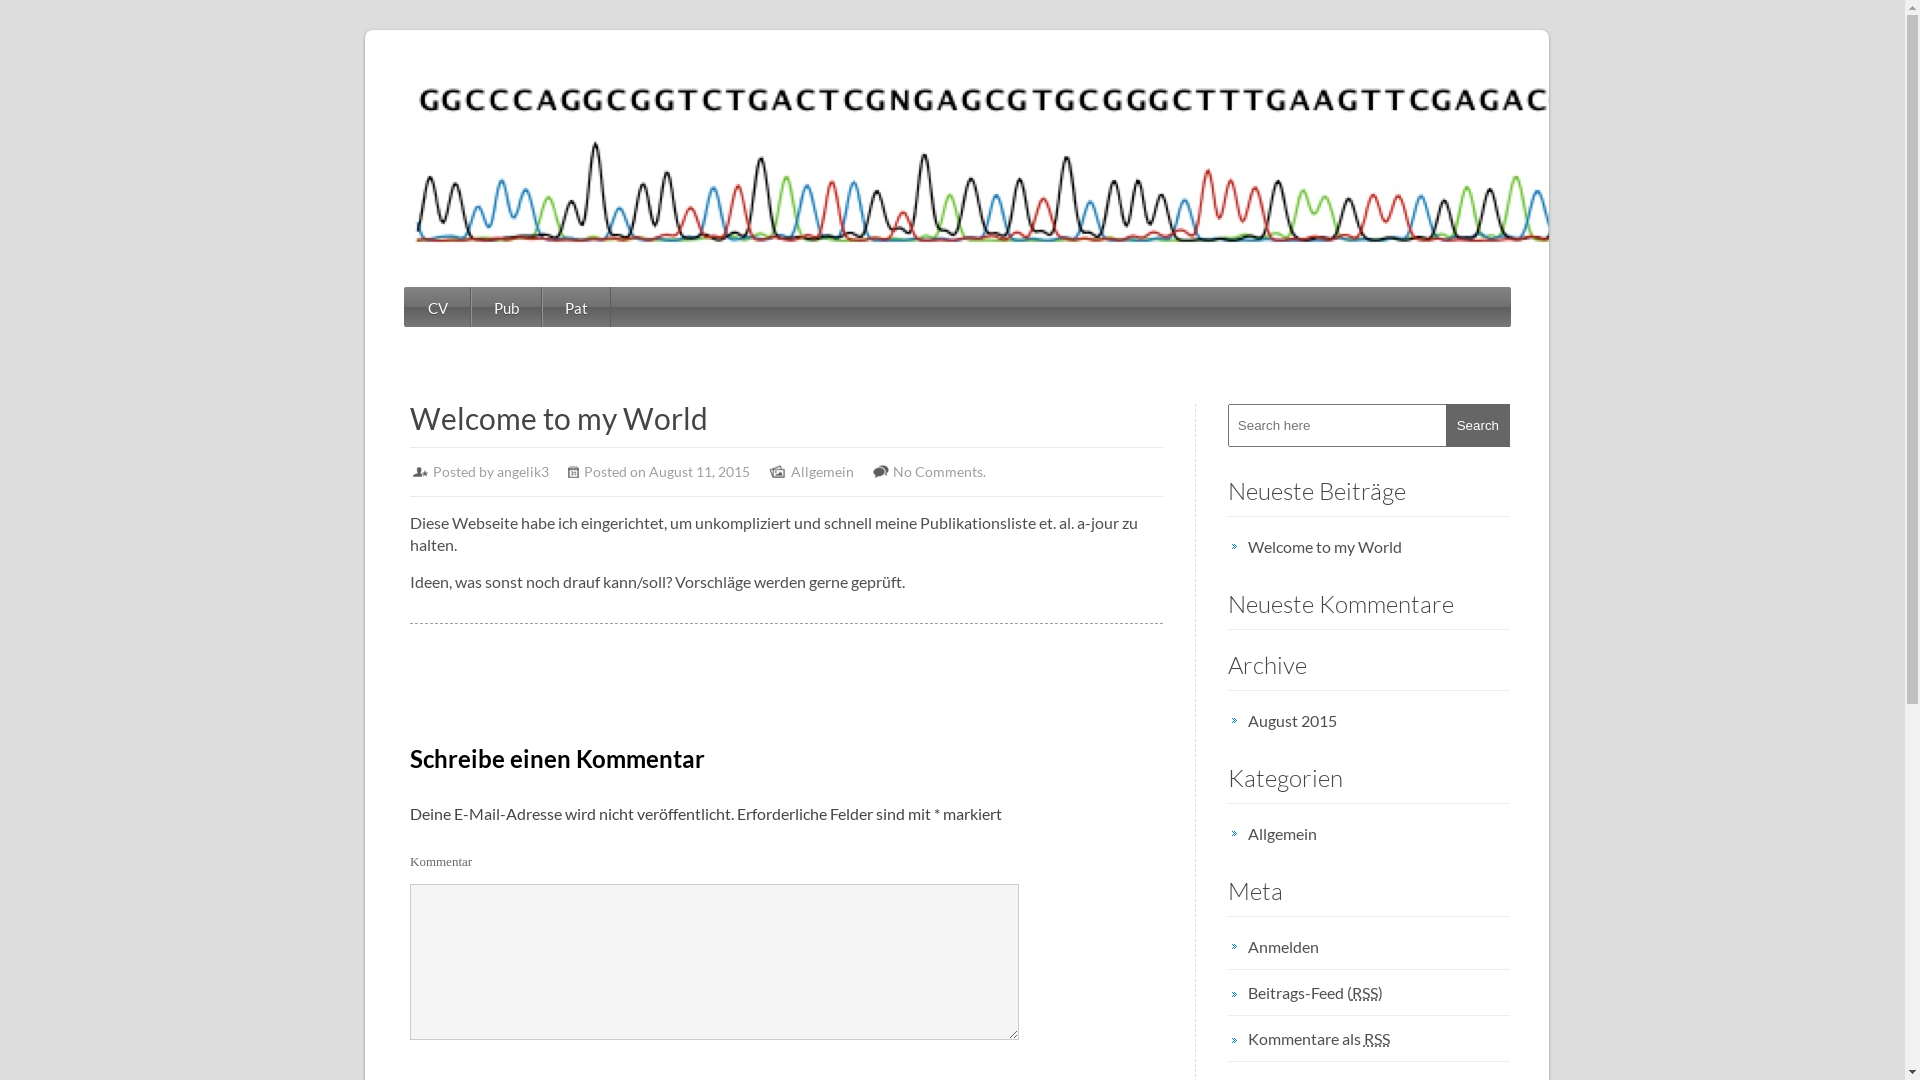 The image size is (1920, 1080). I want to click on 'Search', so click(1478, 424).